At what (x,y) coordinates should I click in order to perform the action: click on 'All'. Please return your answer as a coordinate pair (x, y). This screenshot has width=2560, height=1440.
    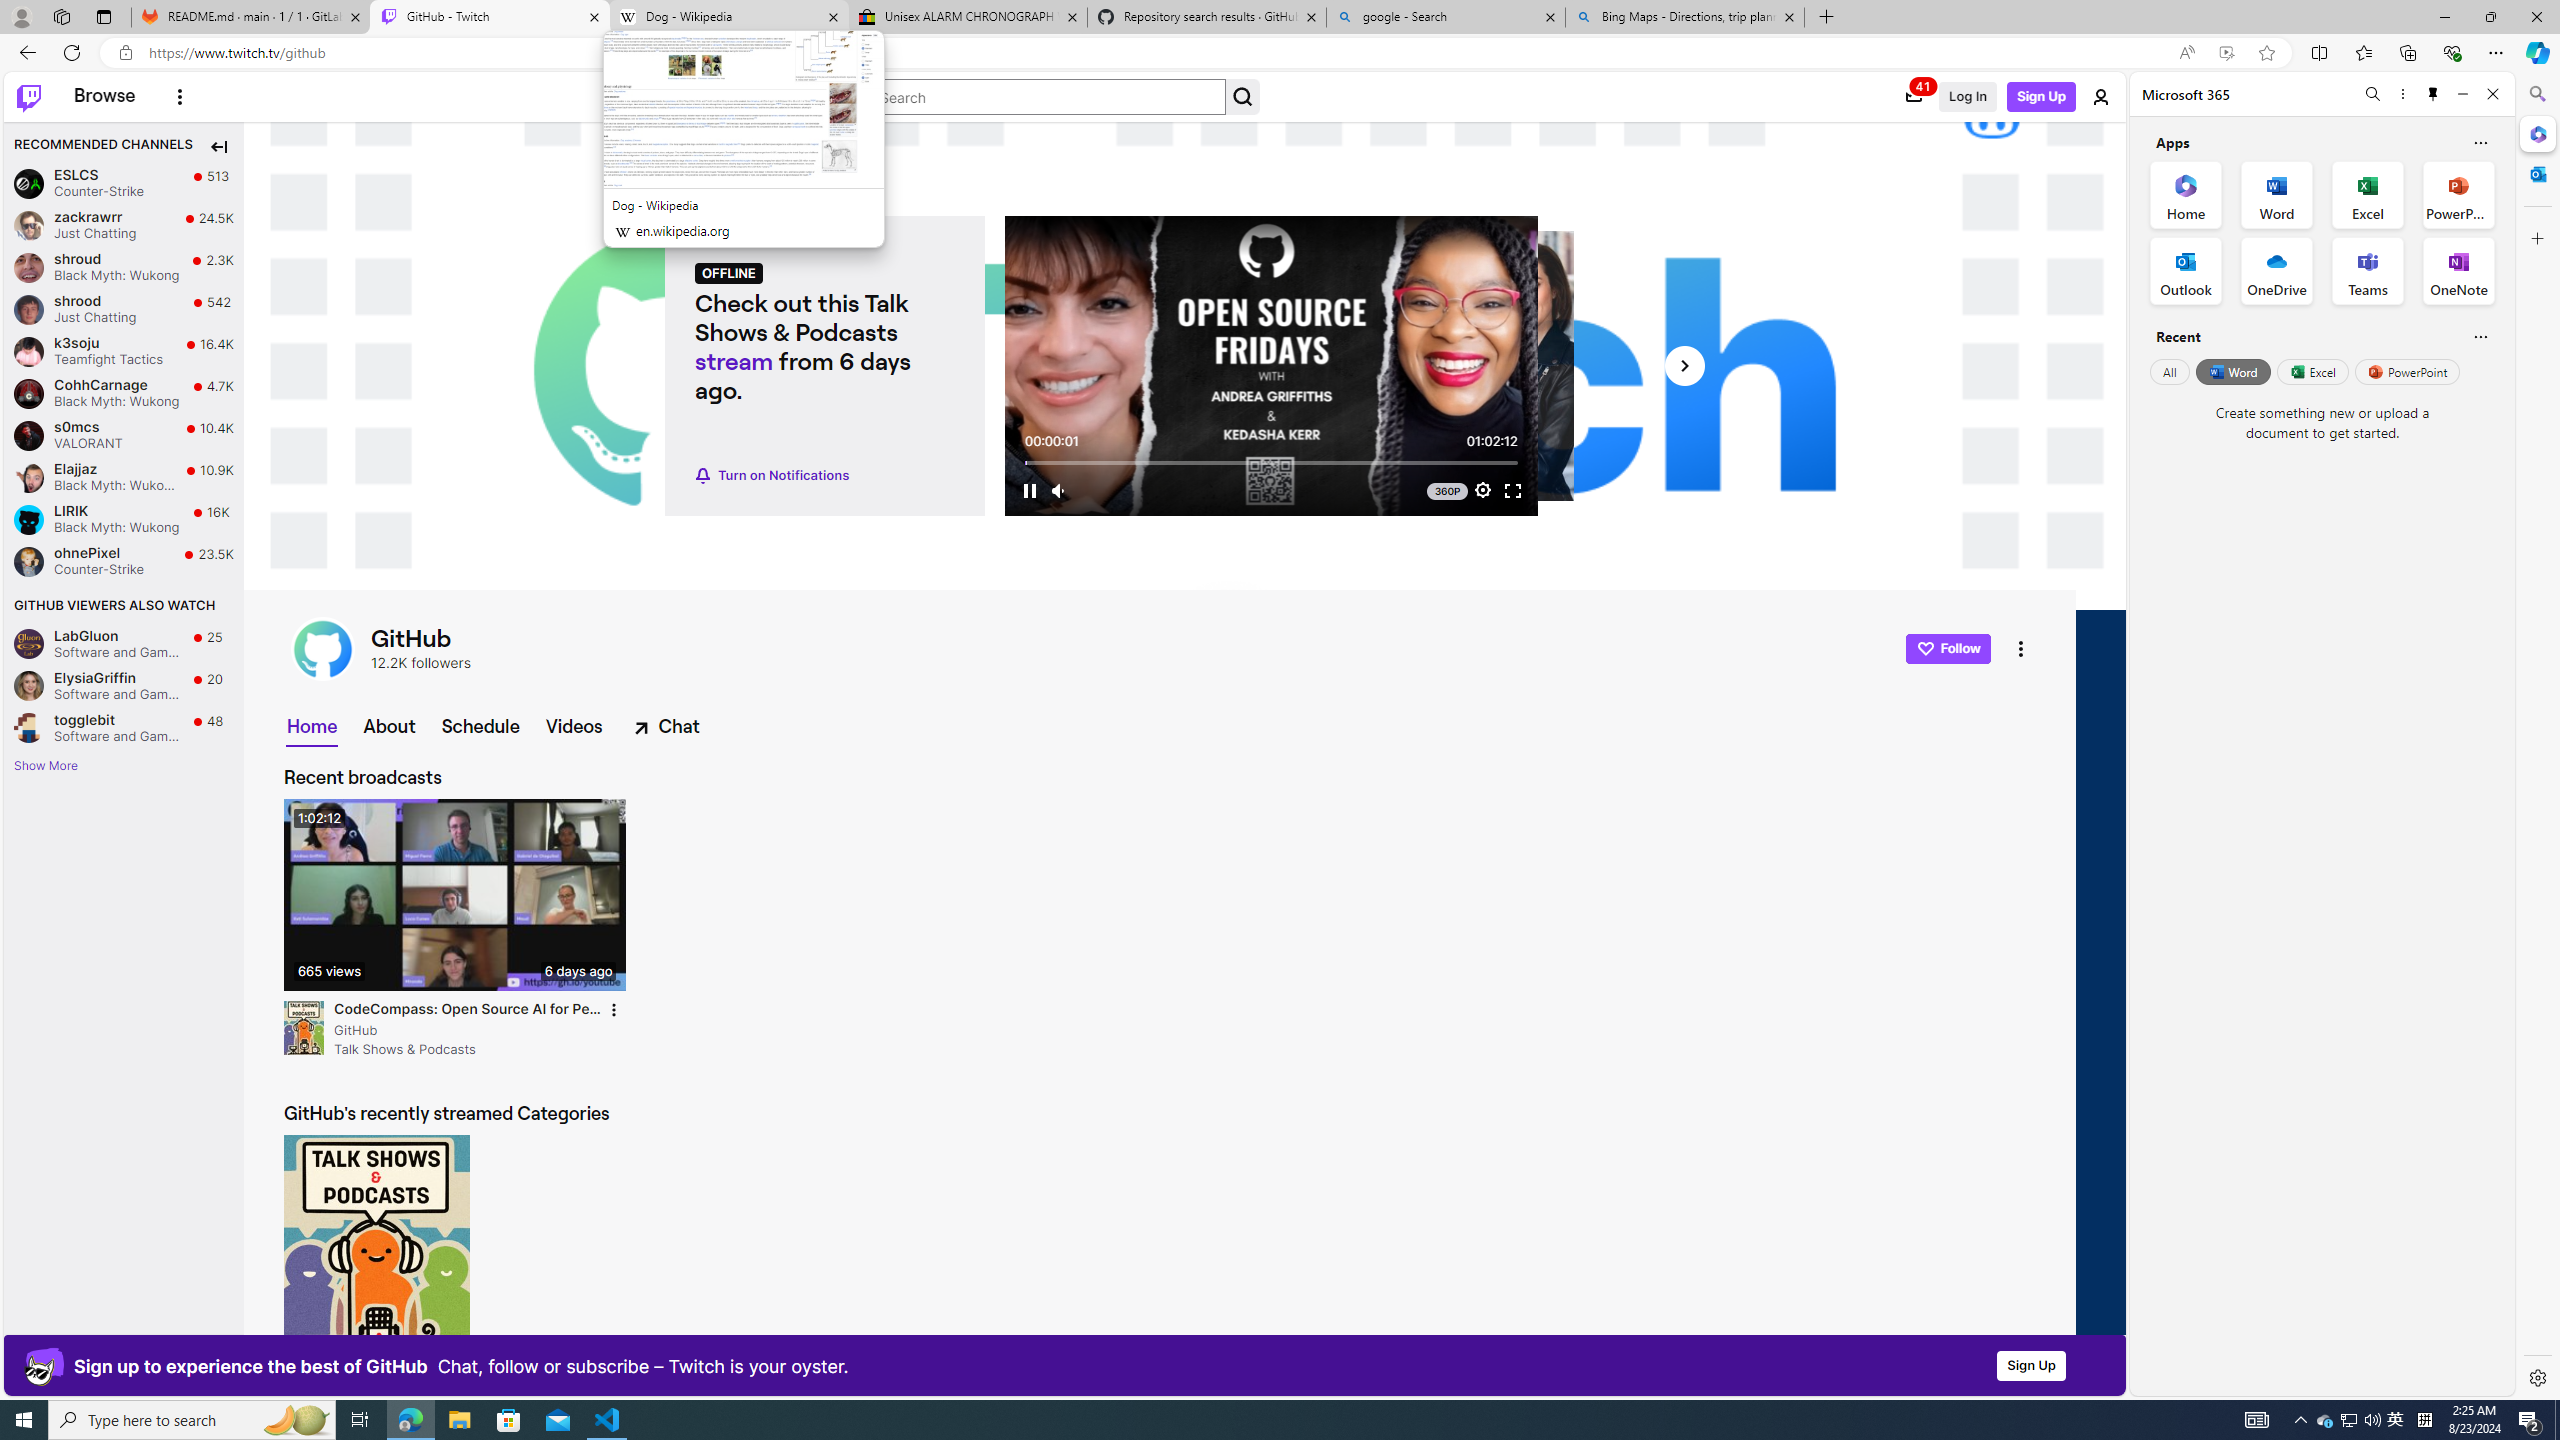
    Looking at the image, I should click on (2168, 371).